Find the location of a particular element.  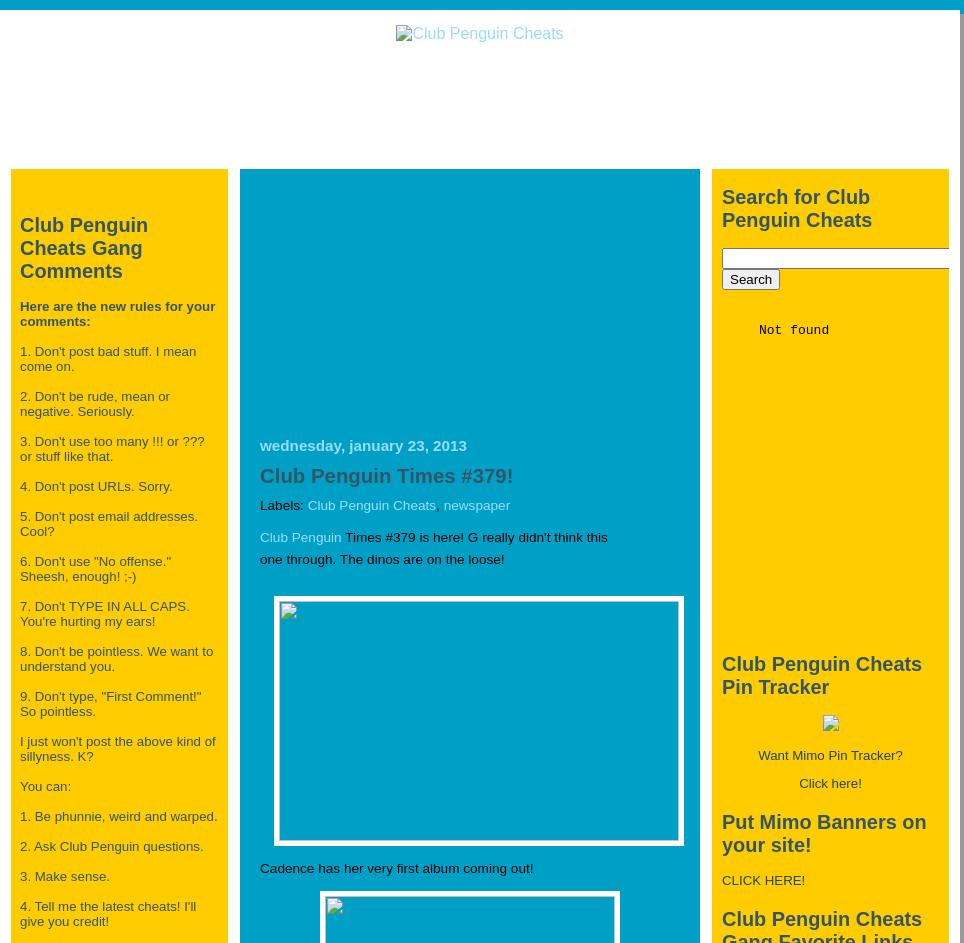

'3. Make sense.' is located at coordinates (18, 876).